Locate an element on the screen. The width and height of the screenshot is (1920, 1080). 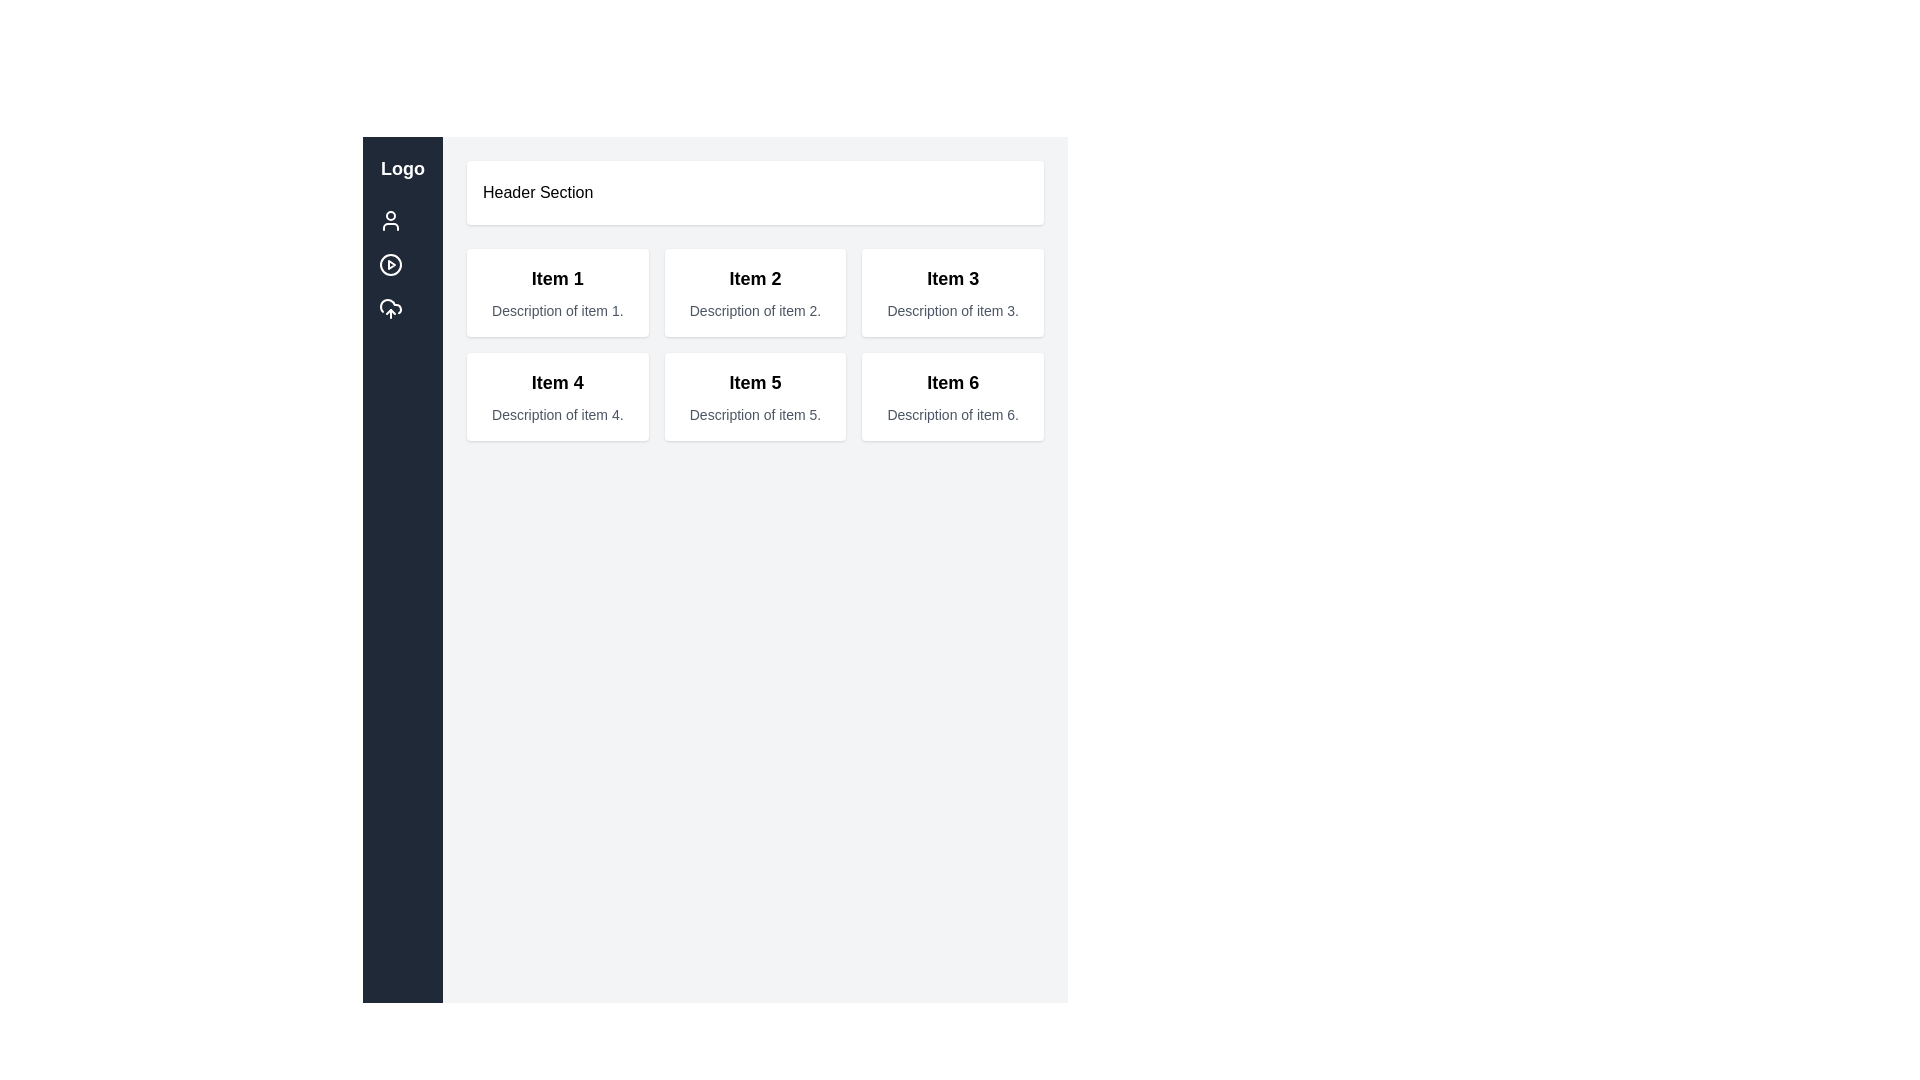
the Static content card titled 'Item 3,' which is the third card in a grid layout located in the upper-right of the grid is located at coordinates (952, 293).